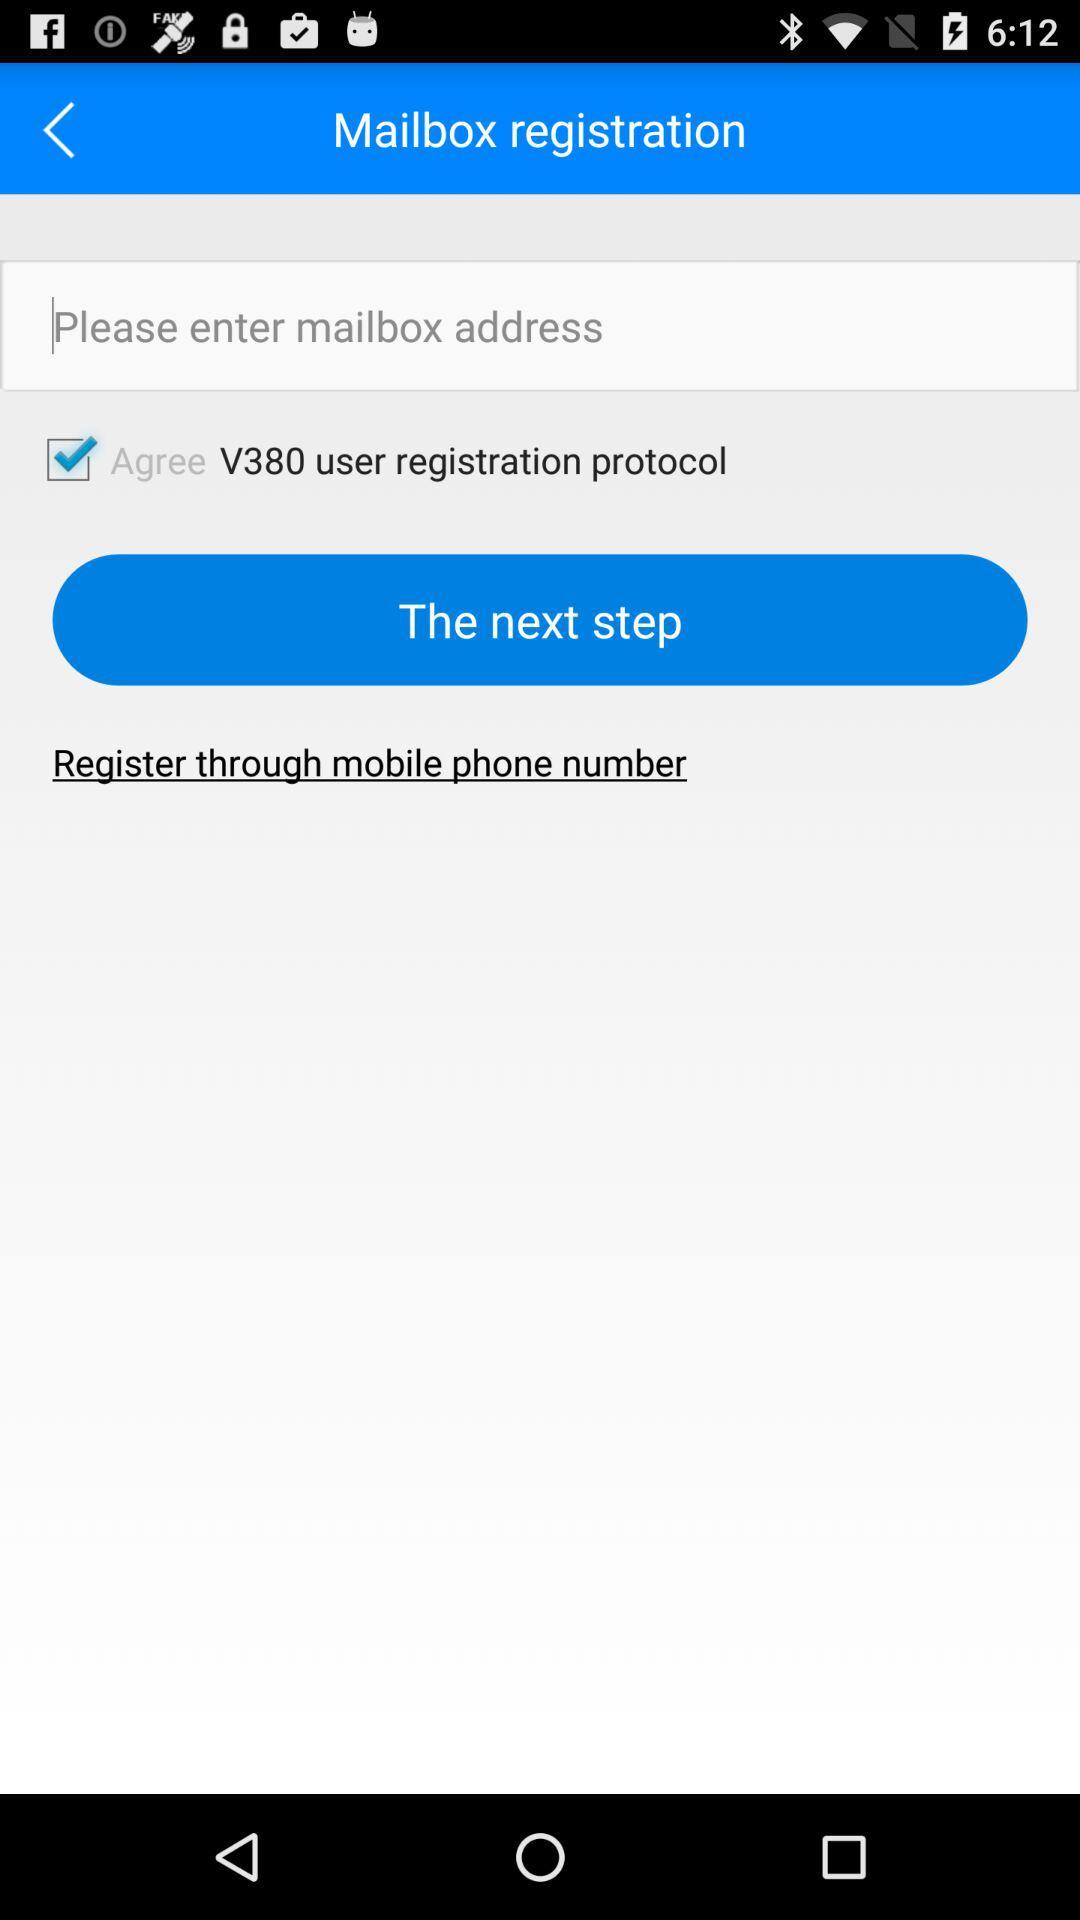 This screenshot has height=1920, width=1080. Describe the element at coordinates (67, 458) in the screenshot. I see `agree button` at that location.